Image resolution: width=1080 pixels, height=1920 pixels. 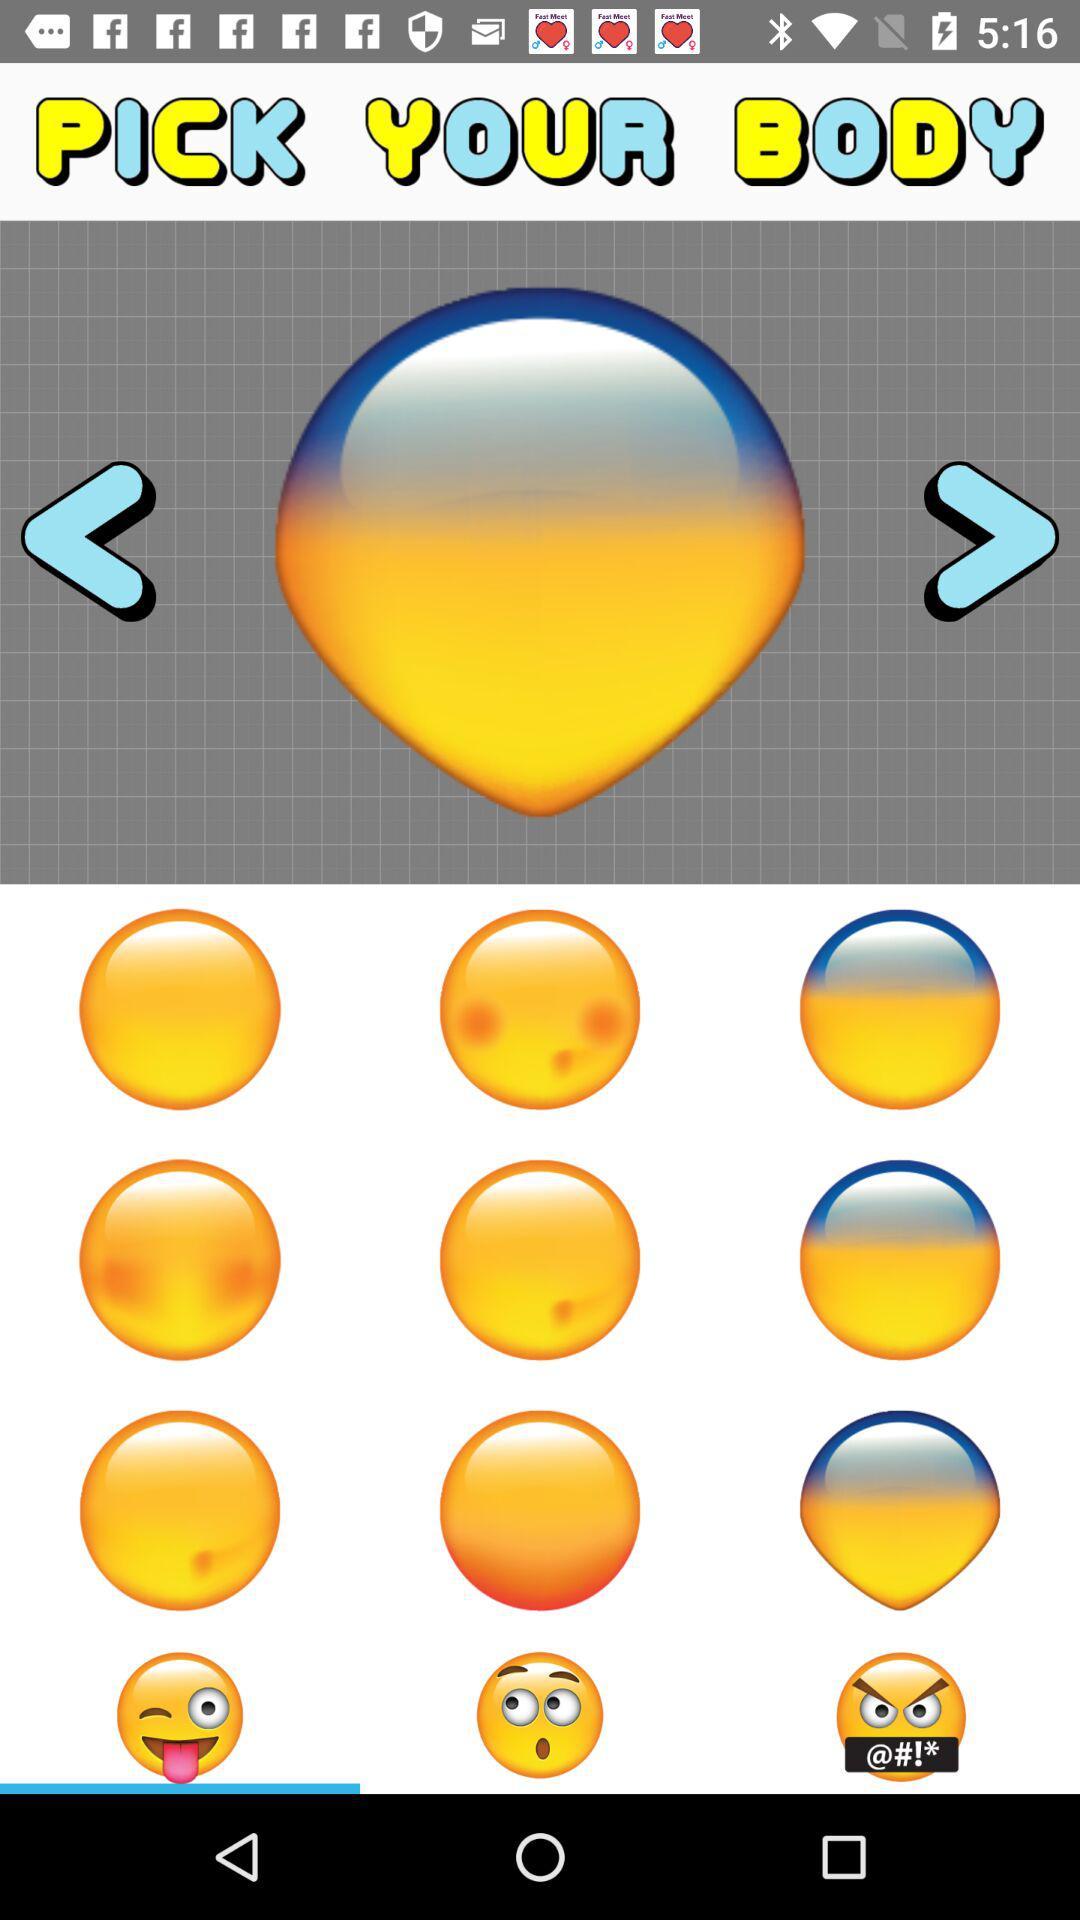 What do you see at coordinates (972, 552) in the screenshot?
I see `advance to next body part` at bounding box center [972, 552].